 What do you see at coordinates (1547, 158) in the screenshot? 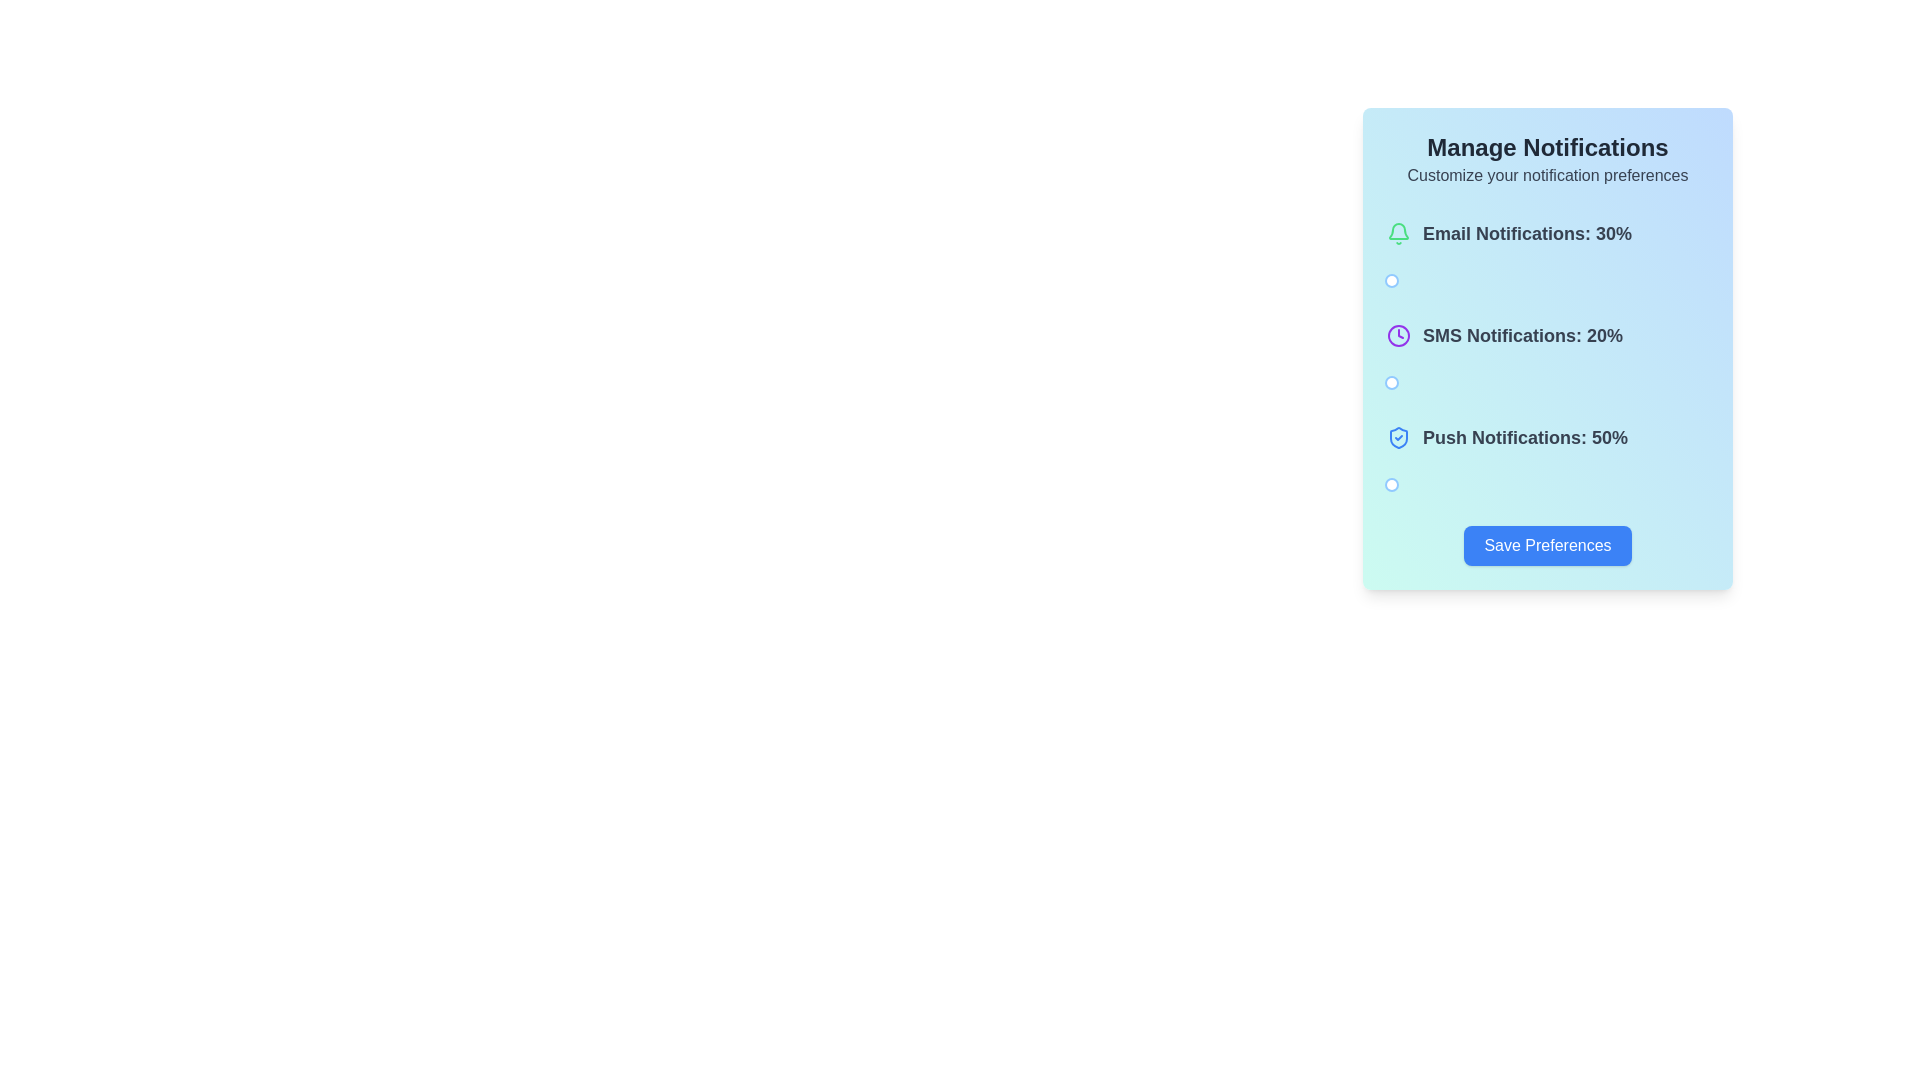
I see `the header text block of the notification management interface card located at the upper-right region of the interface` at bounding box center [1547, 158].